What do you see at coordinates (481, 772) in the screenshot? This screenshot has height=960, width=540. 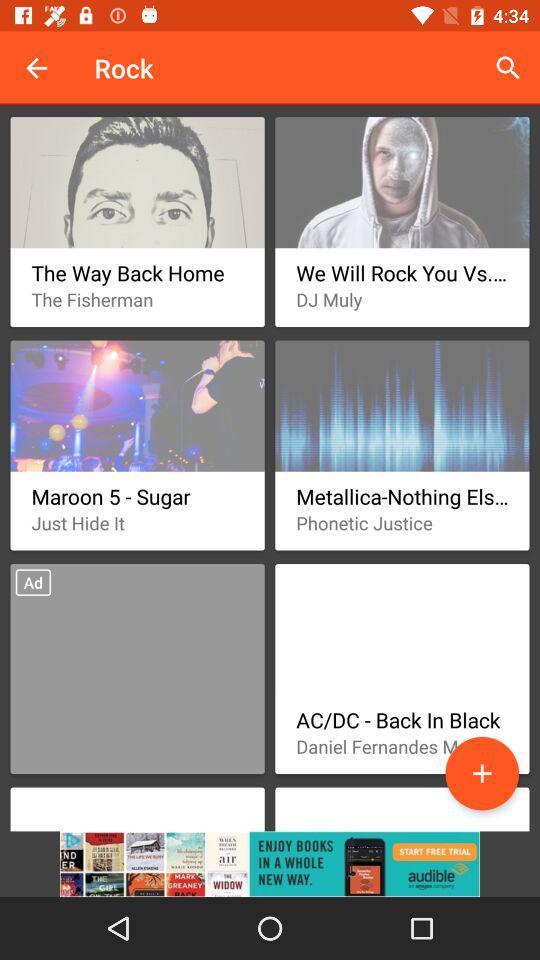 I see `the add icon` at bounding box center [481, 772].